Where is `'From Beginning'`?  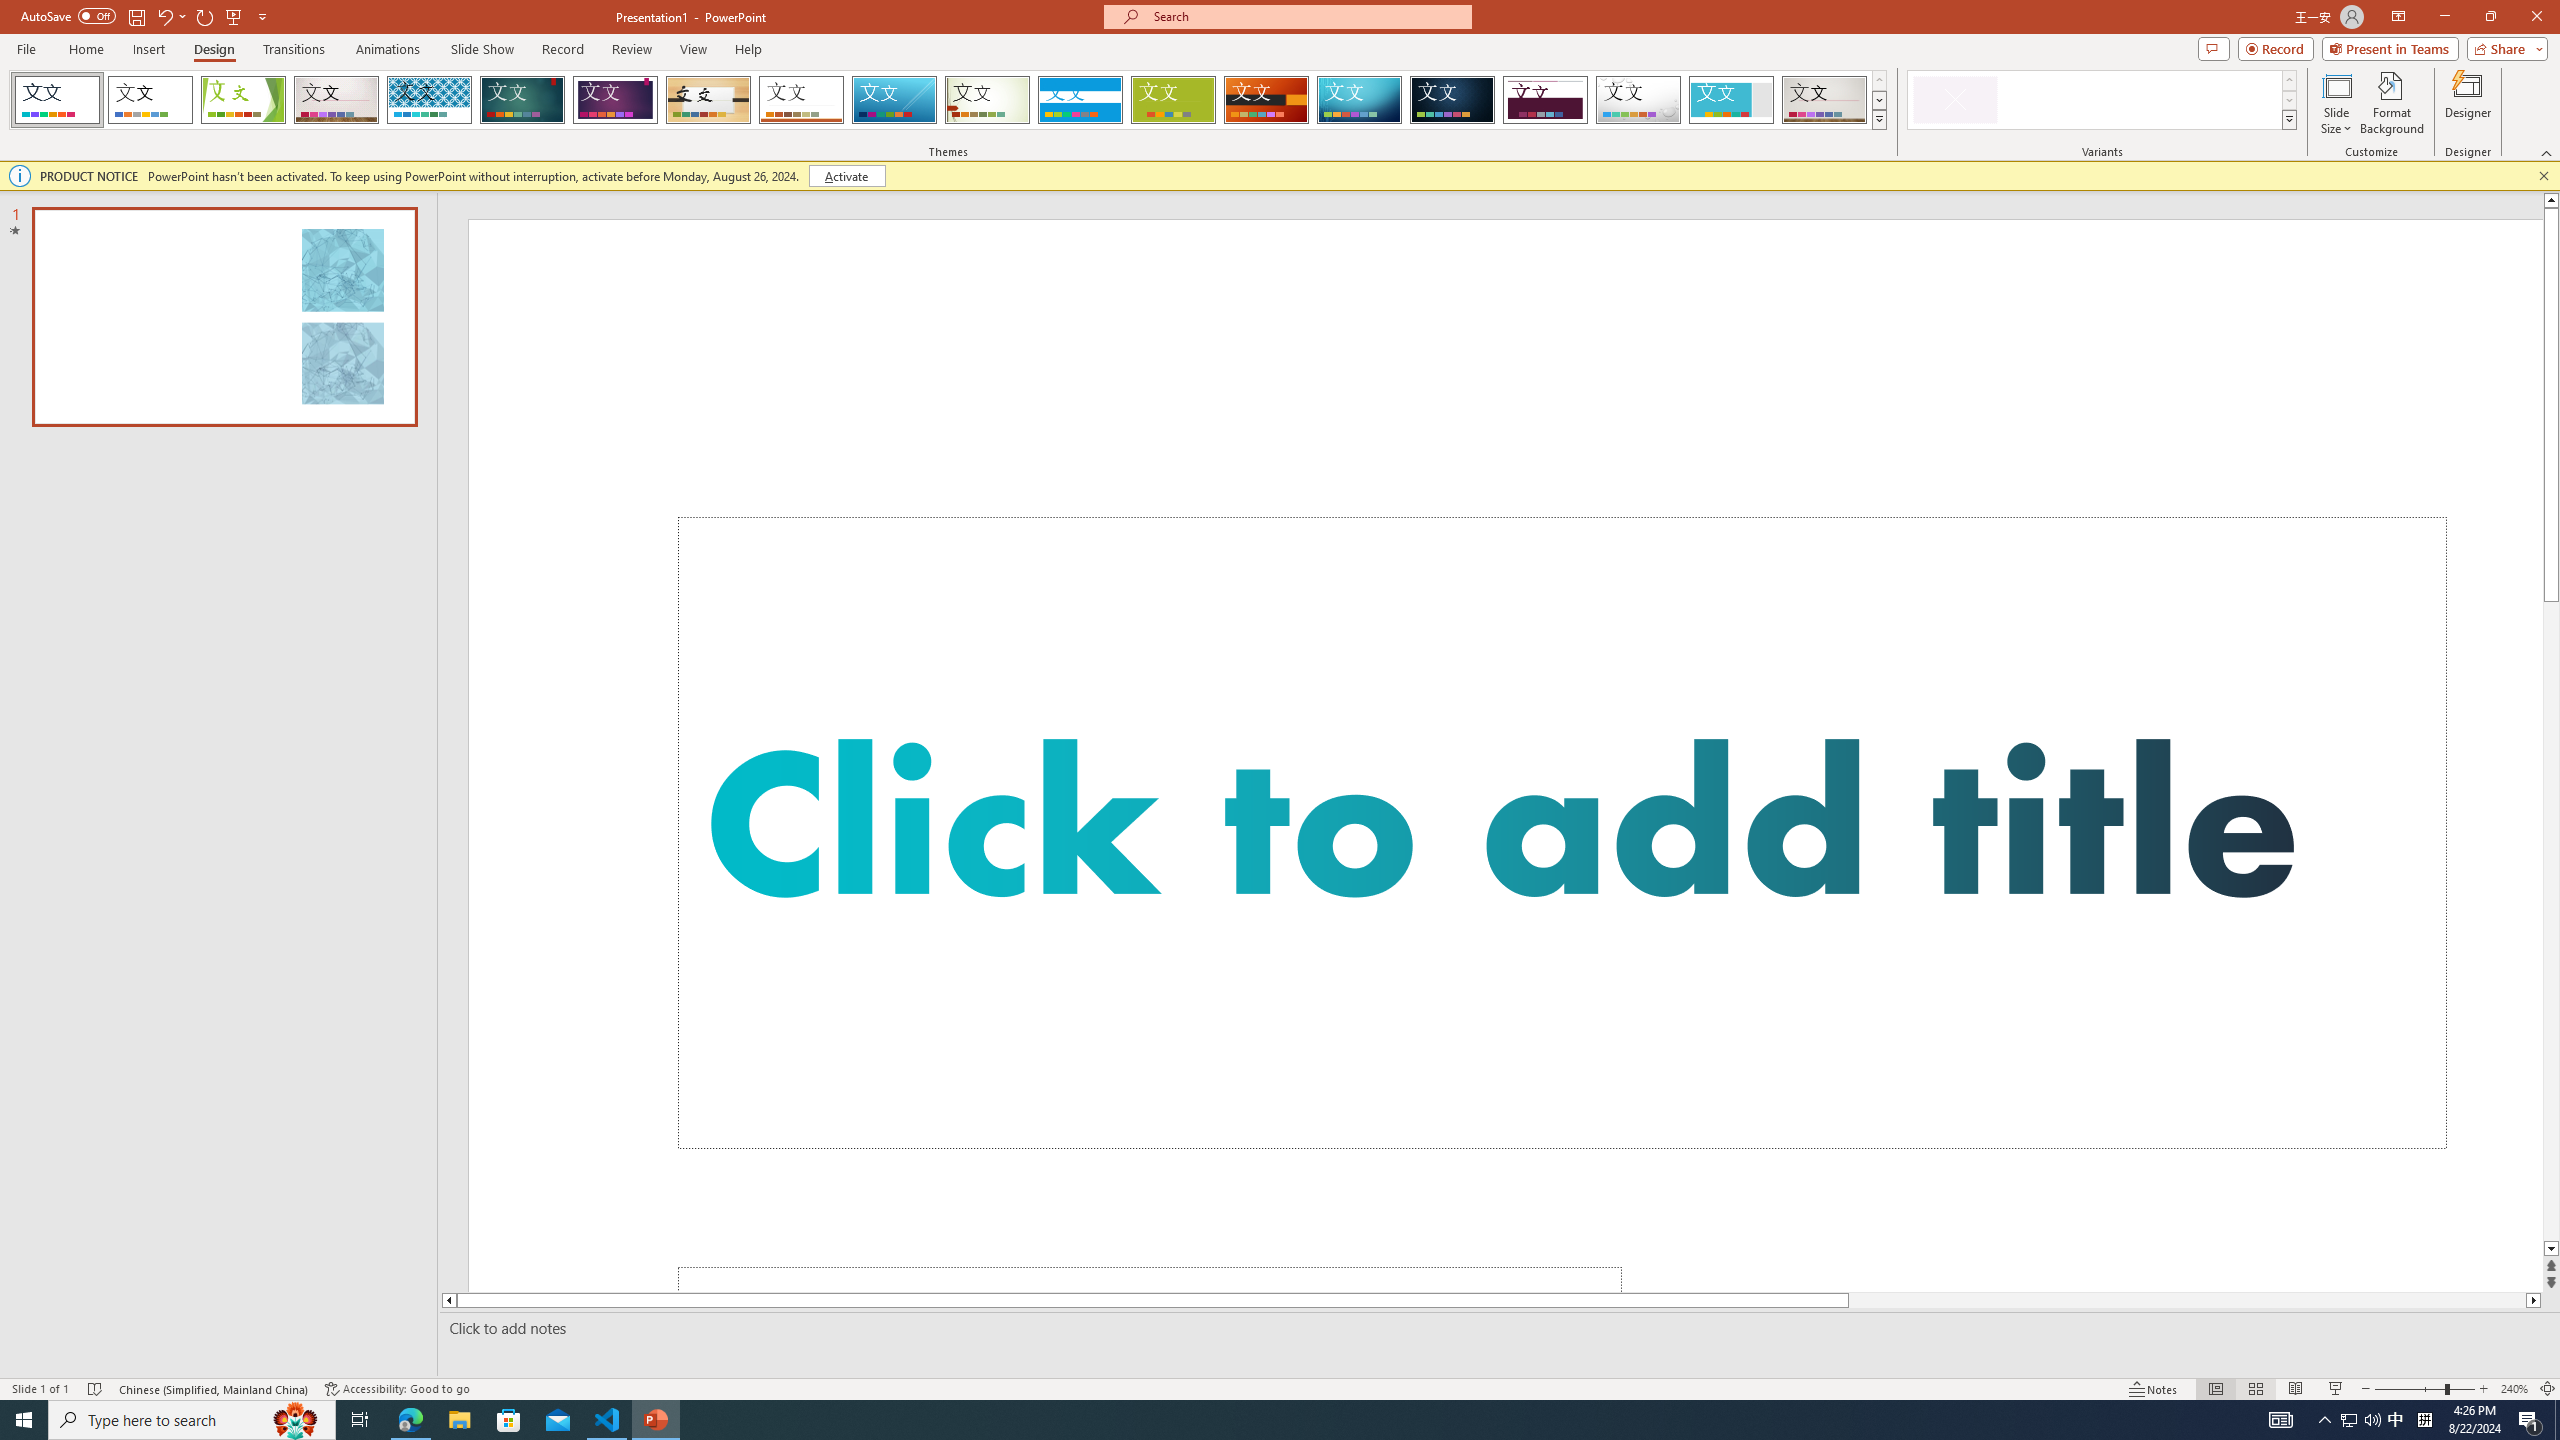
'From Beginning' is located at coordinates (233, 15).